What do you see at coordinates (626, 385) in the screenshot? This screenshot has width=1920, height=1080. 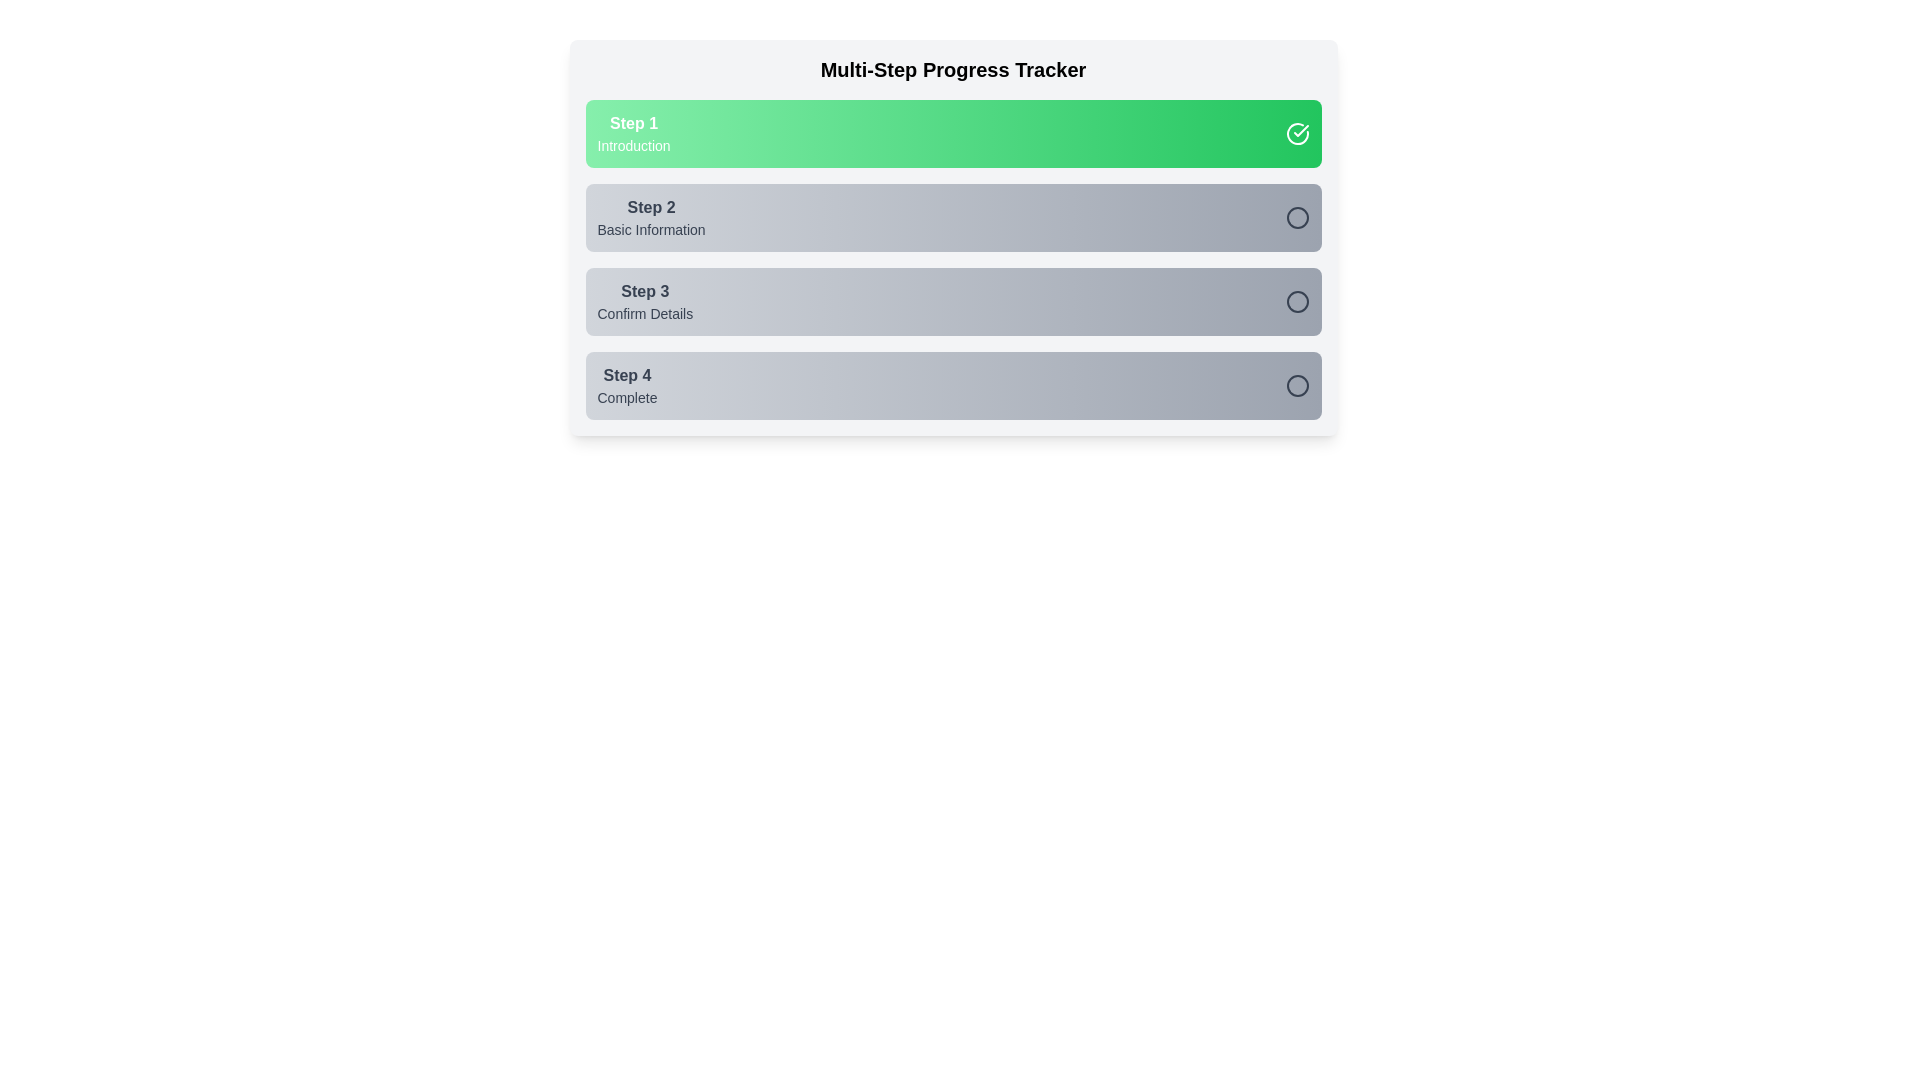 I see `the label indicating that the fourth step is marked as complete in the multi-step process tracker` at bounding box center [626, 385].